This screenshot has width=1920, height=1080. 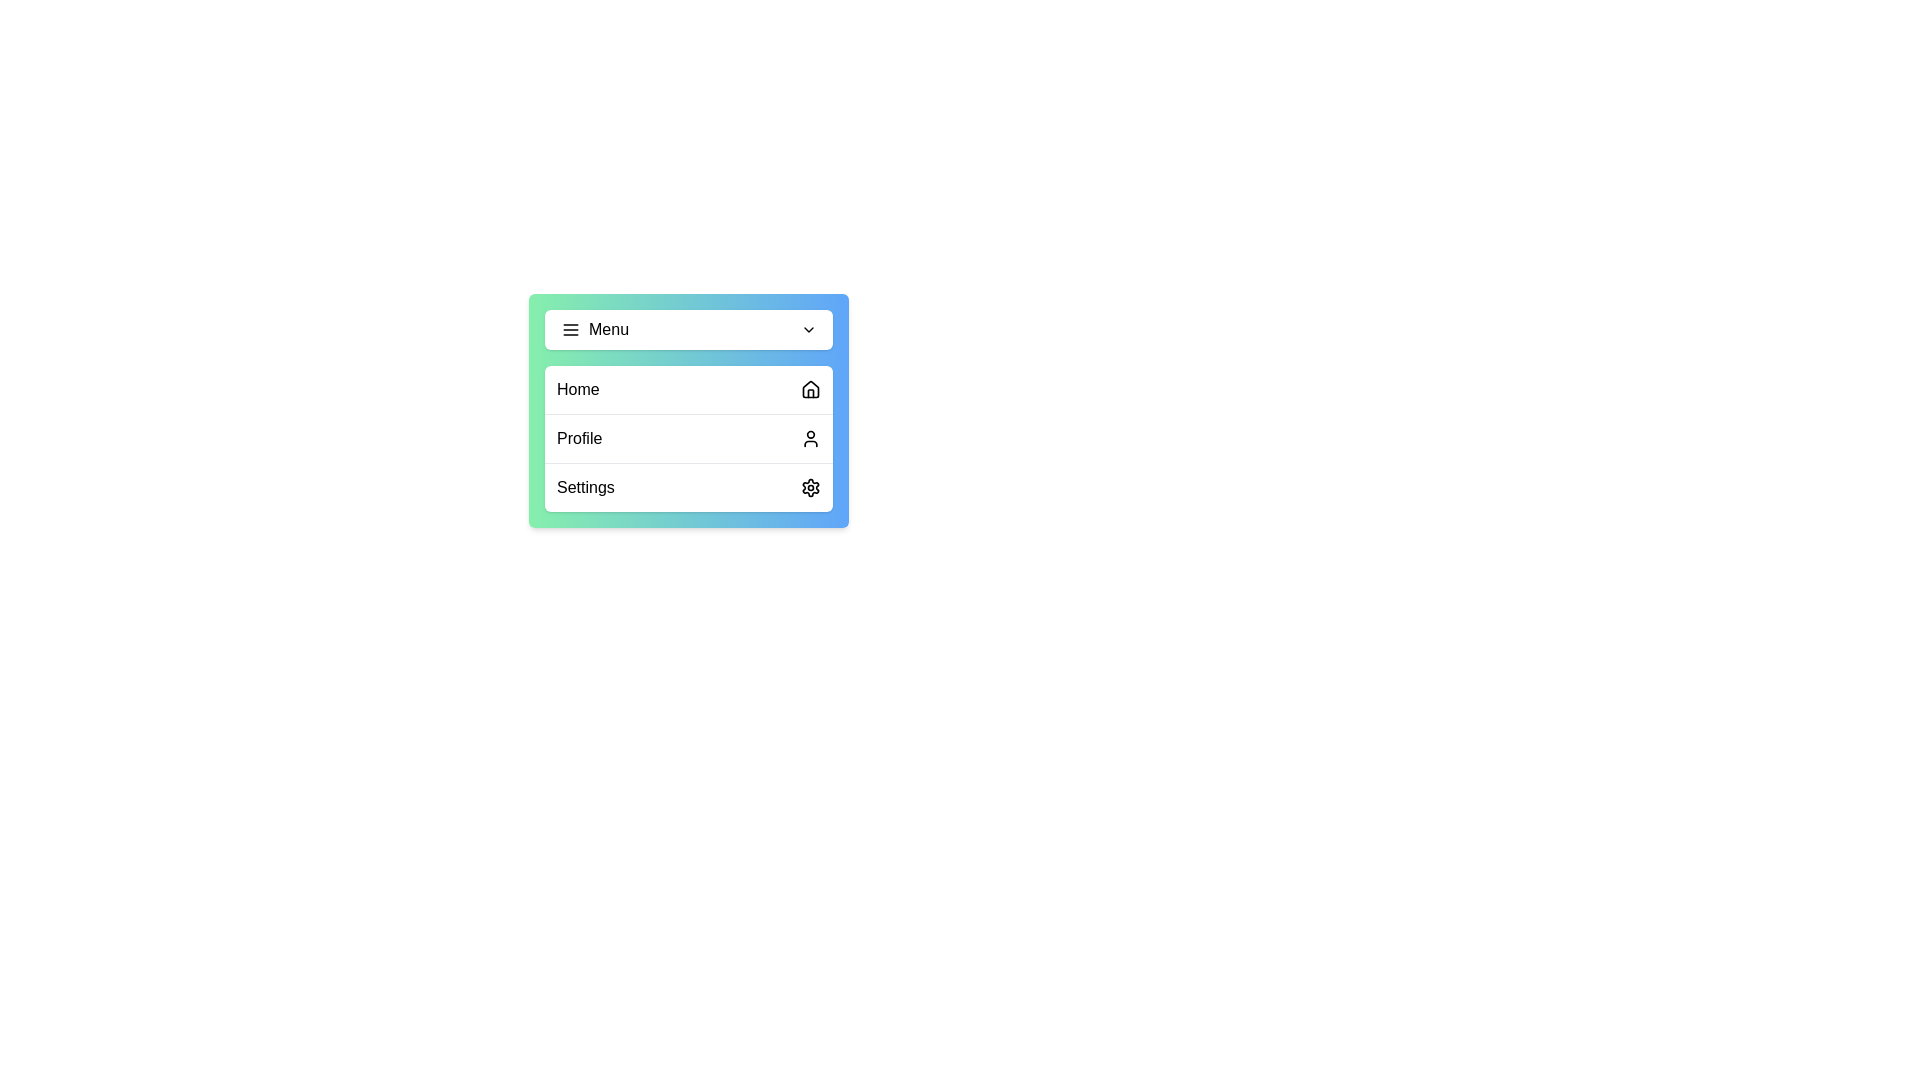 I want to click on the 'Home' option in the menu, so click(x=689, y=389).